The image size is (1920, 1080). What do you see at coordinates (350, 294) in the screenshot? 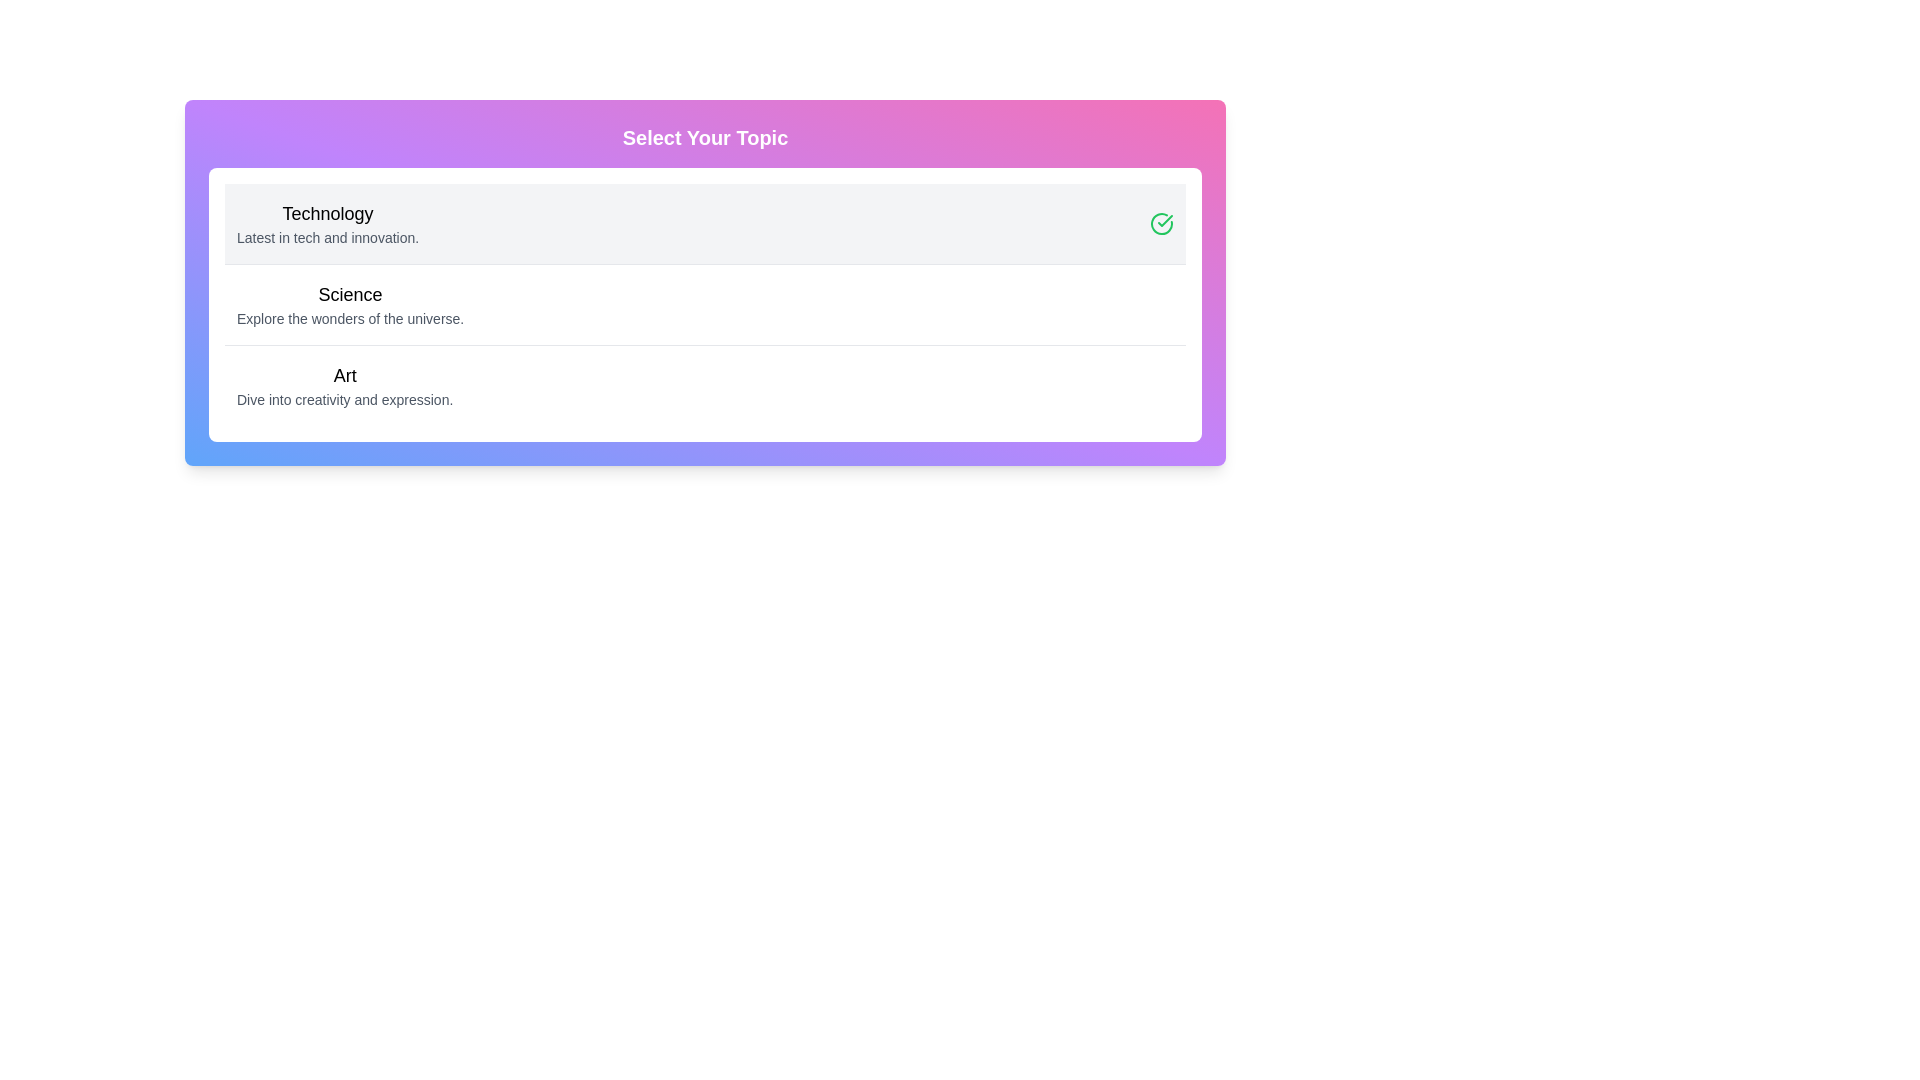
I see `the 'Science' header` at bounding box center [350, 294].